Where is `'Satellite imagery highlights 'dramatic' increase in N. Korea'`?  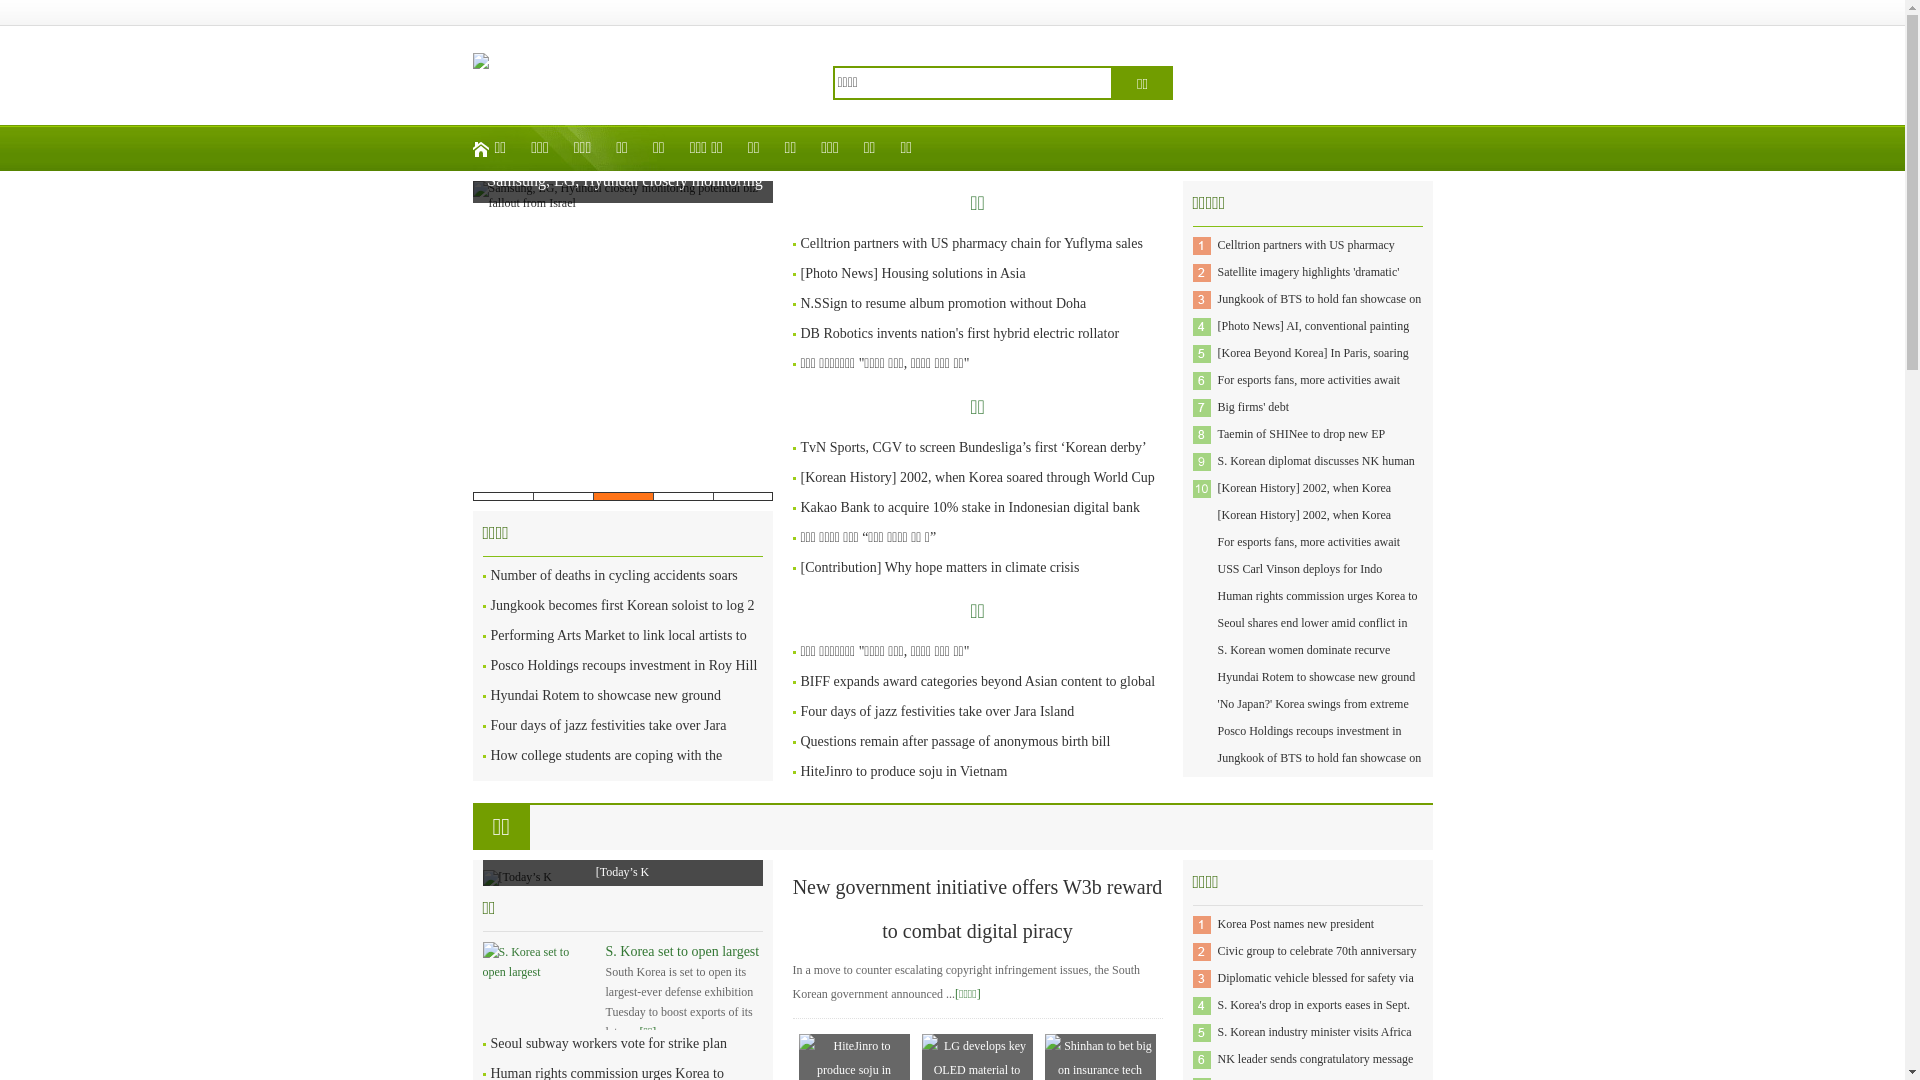
'Satellite imagery highlights 'dramatic' increase in N. Korea' is located at coordinates (1309, 285).